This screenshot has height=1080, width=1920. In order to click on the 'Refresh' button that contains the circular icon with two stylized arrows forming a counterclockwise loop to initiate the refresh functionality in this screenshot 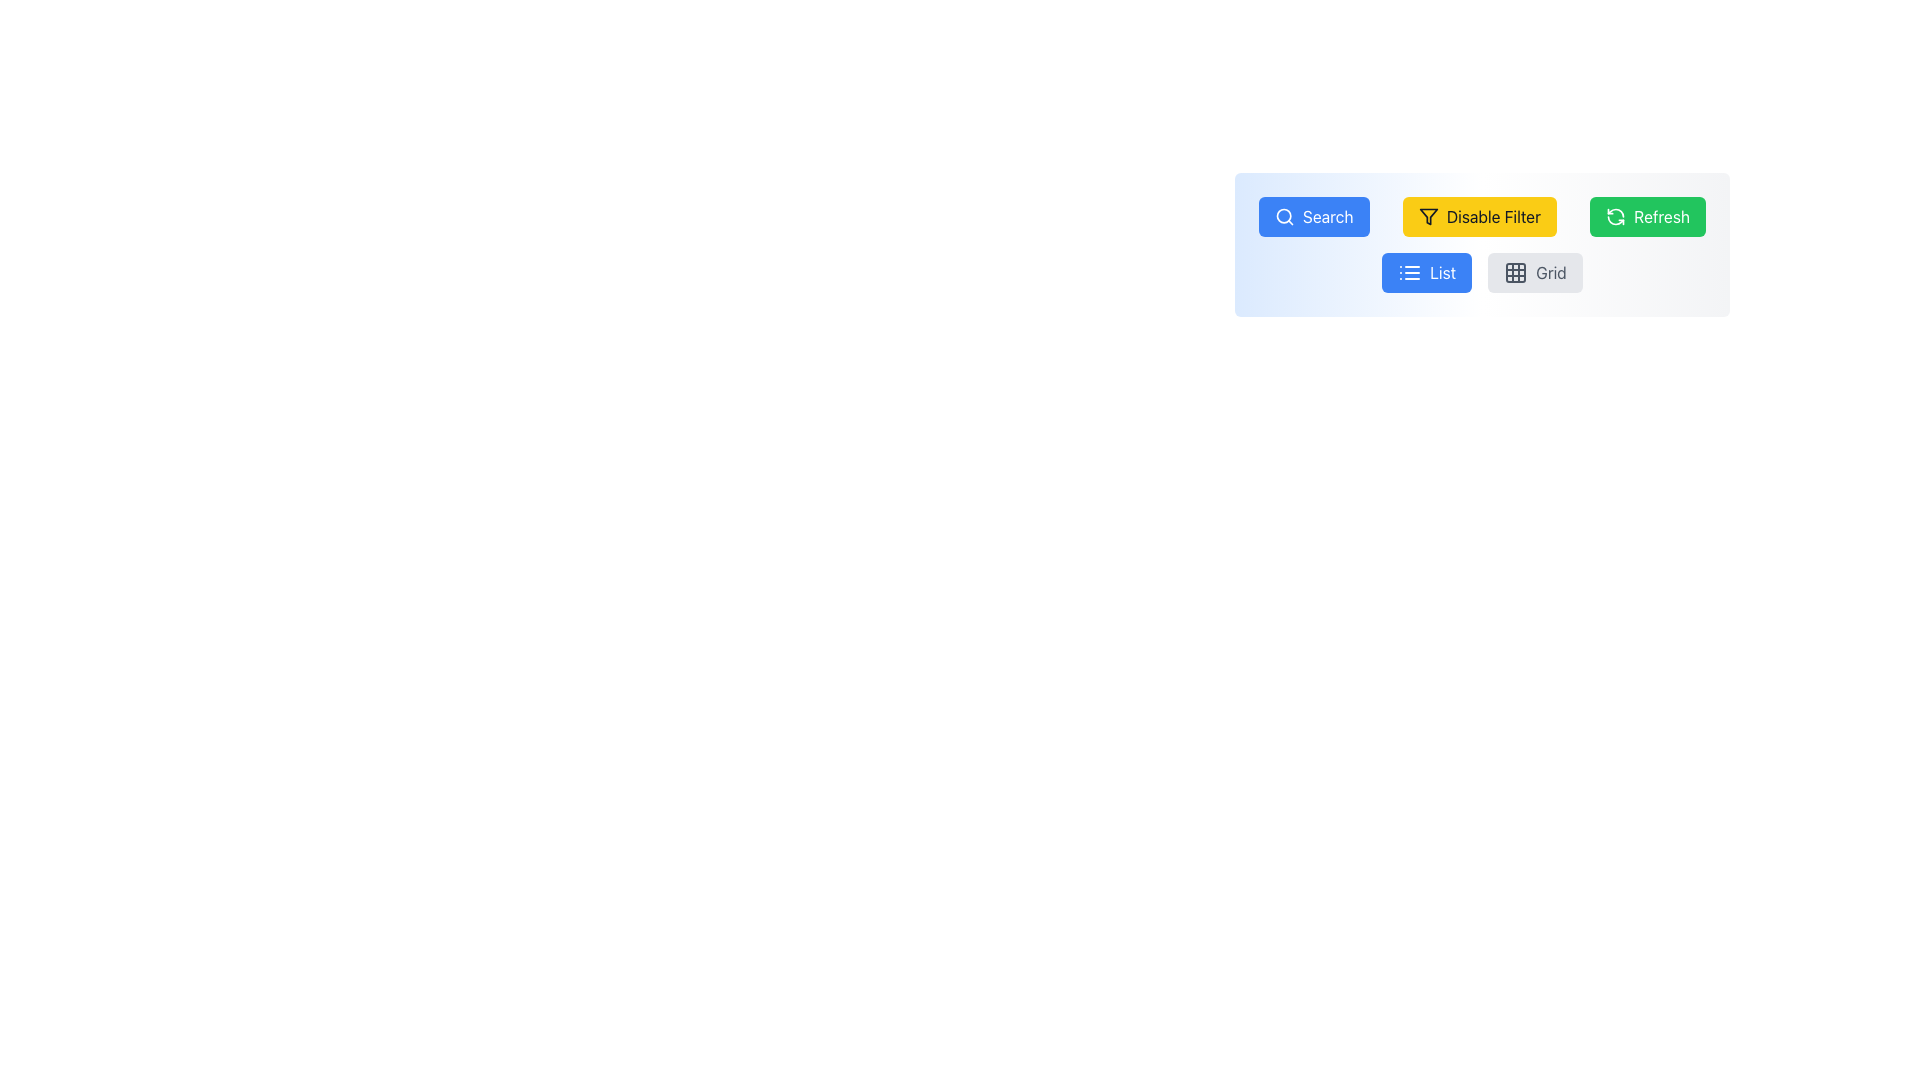, I will do `click(1616, 216)`.